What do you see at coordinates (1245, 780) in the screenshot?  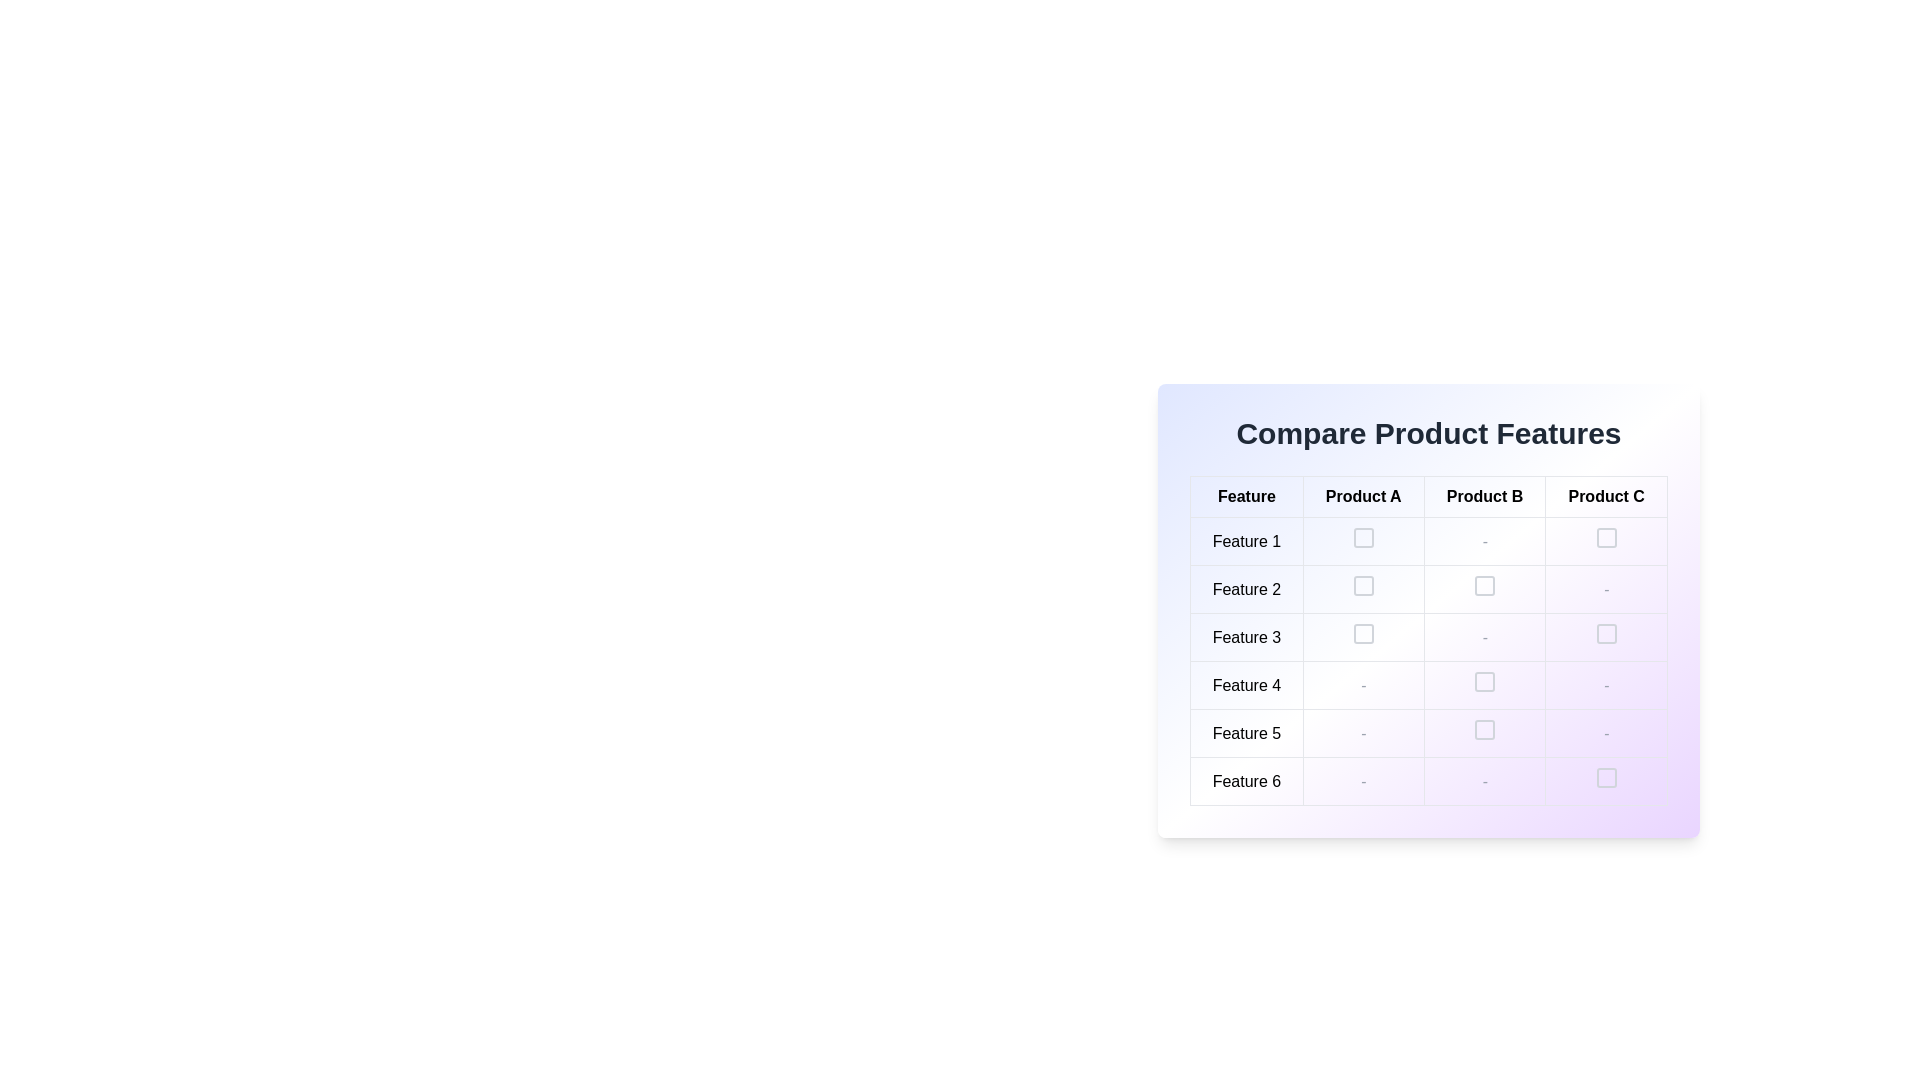 I see `the Text label in the first column of the last row, specifically the sixth row under the 'Feature' header of the comparison table` at bounding box center [1245, 780].